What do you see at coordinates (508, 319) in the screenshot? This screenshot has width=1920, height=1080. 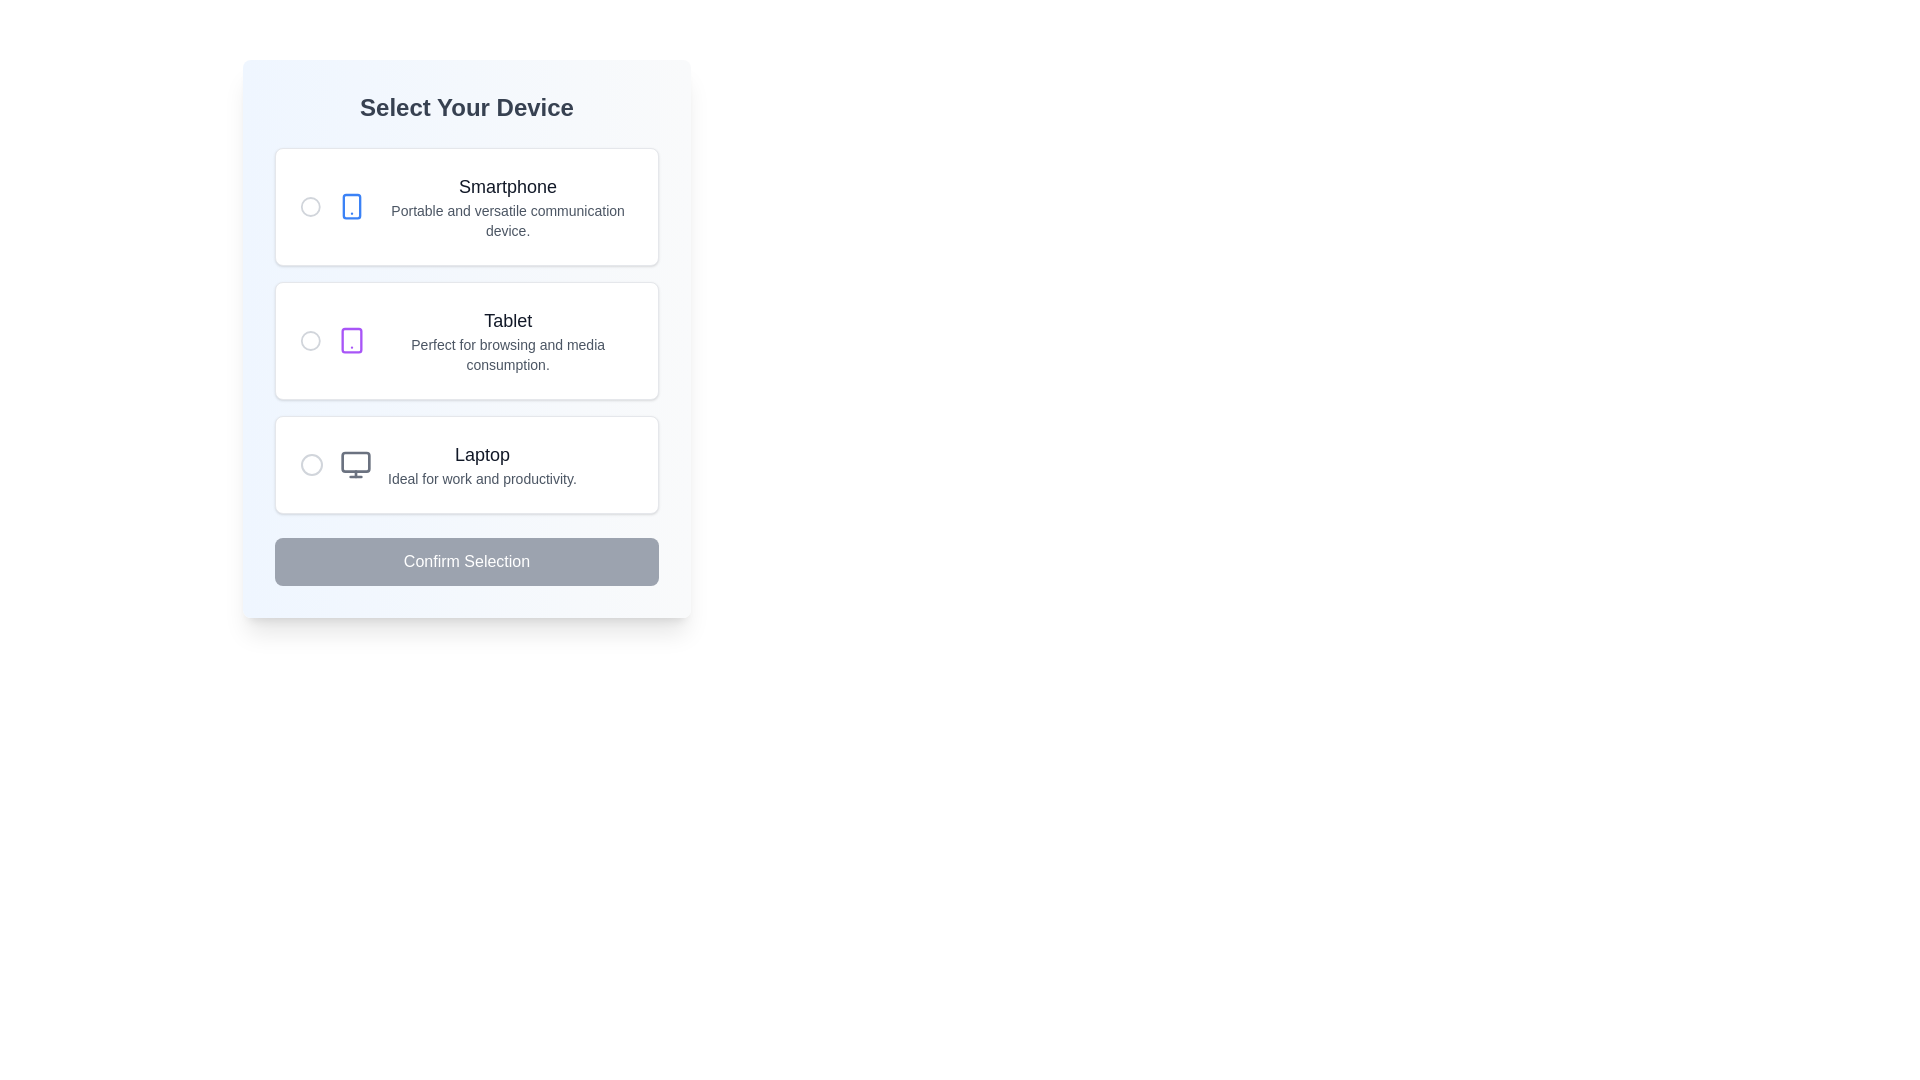 I see `the 'Tablet' text label which serves as the primary label in the second selection card, located between the 'Smartphone' and 'Laptop' selection cards` at bounding box center [508, 319].